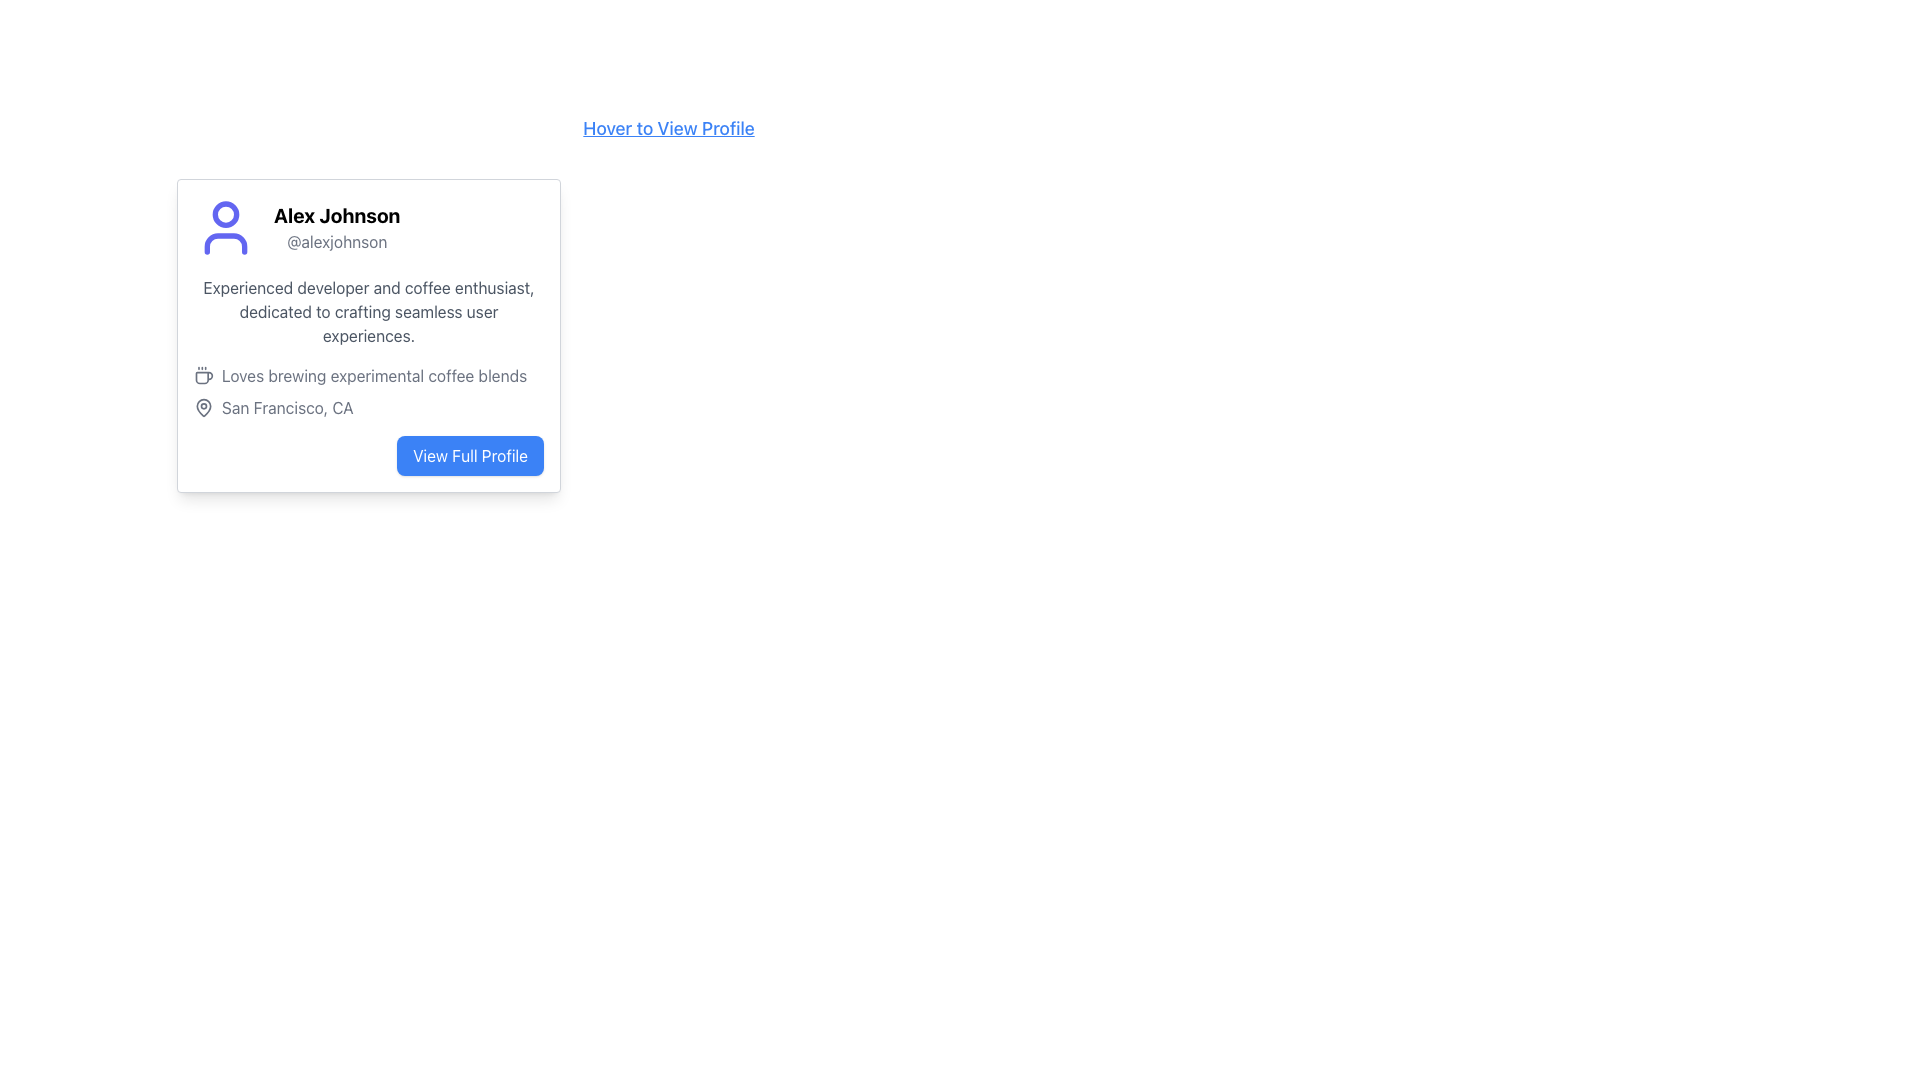 This screenshot has width=1920, height=1080. I want to click on the coffee cup icon located to the left of the text snippet 'Loves brewing experimental coffee blends' in the user's profile card, so click(204, 378).